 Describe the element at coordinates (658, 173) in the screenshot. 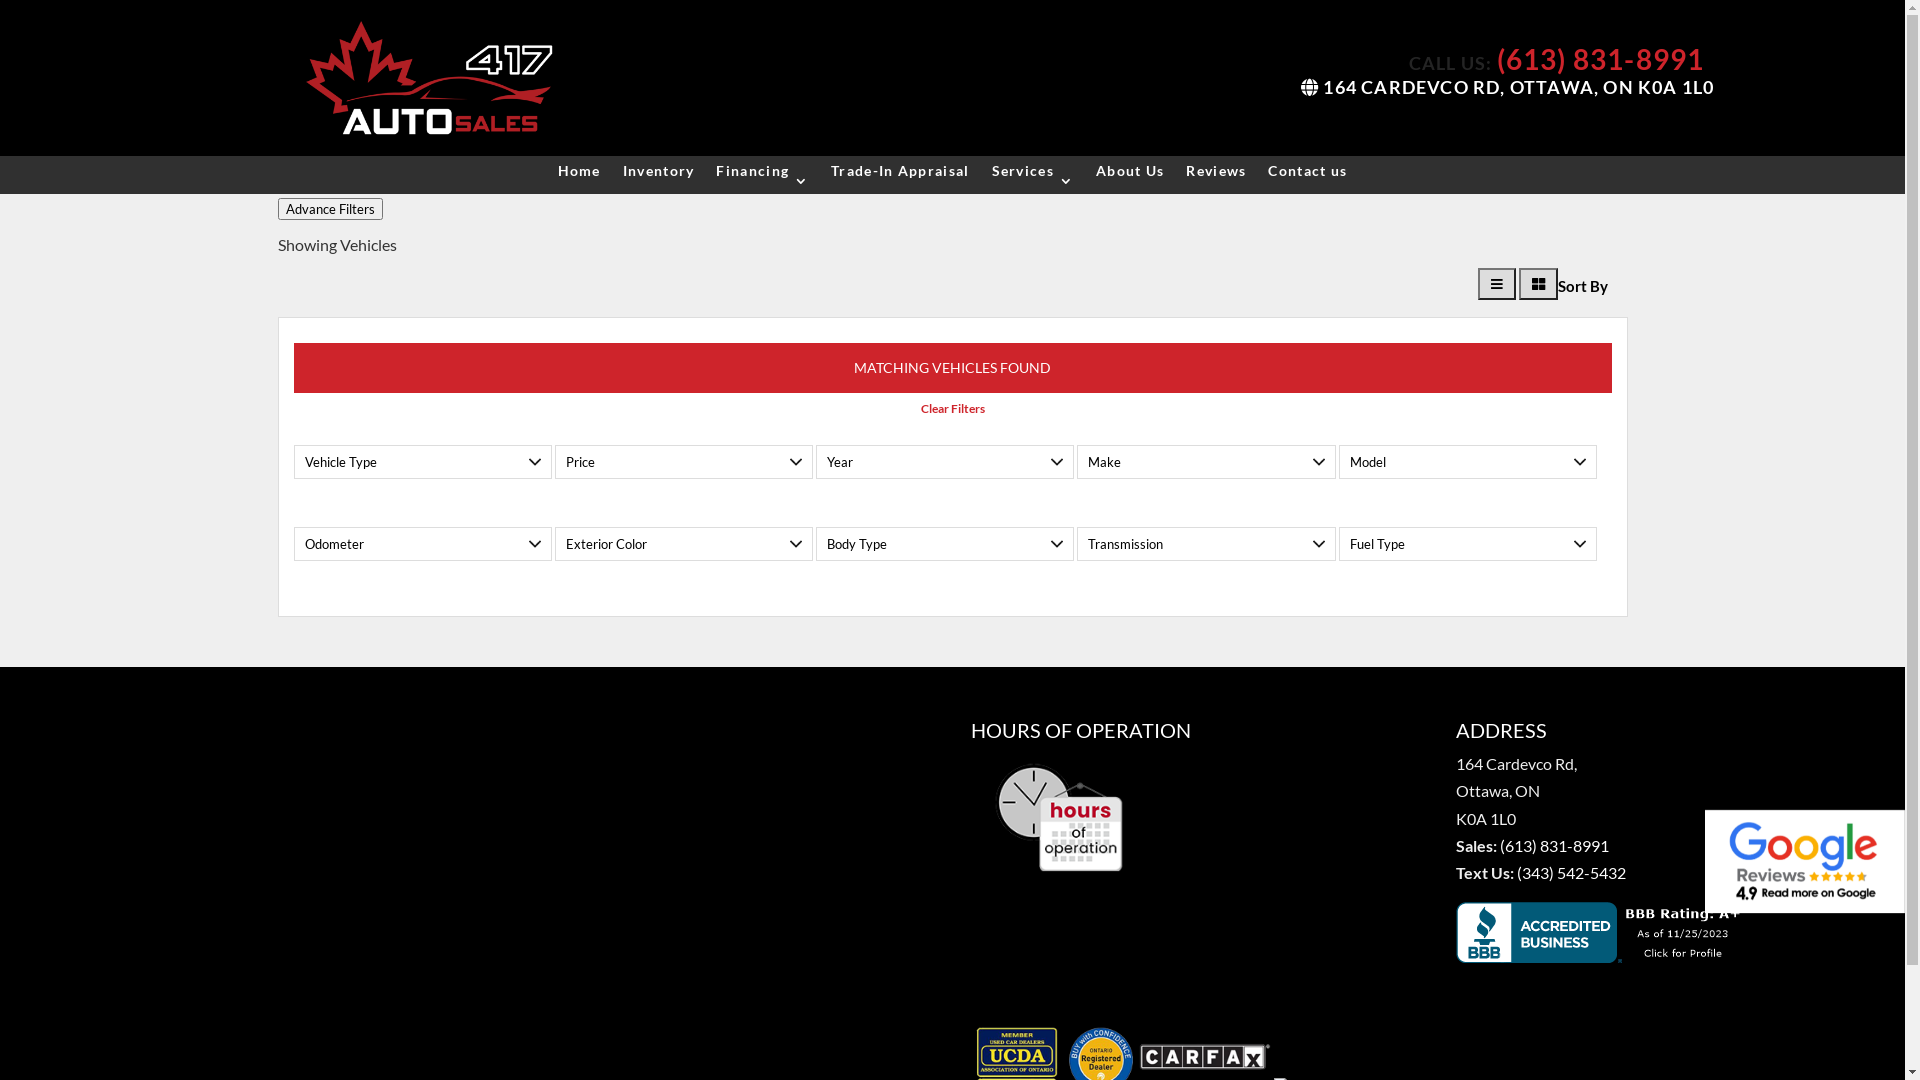

I see `'Inventory'` at that location.